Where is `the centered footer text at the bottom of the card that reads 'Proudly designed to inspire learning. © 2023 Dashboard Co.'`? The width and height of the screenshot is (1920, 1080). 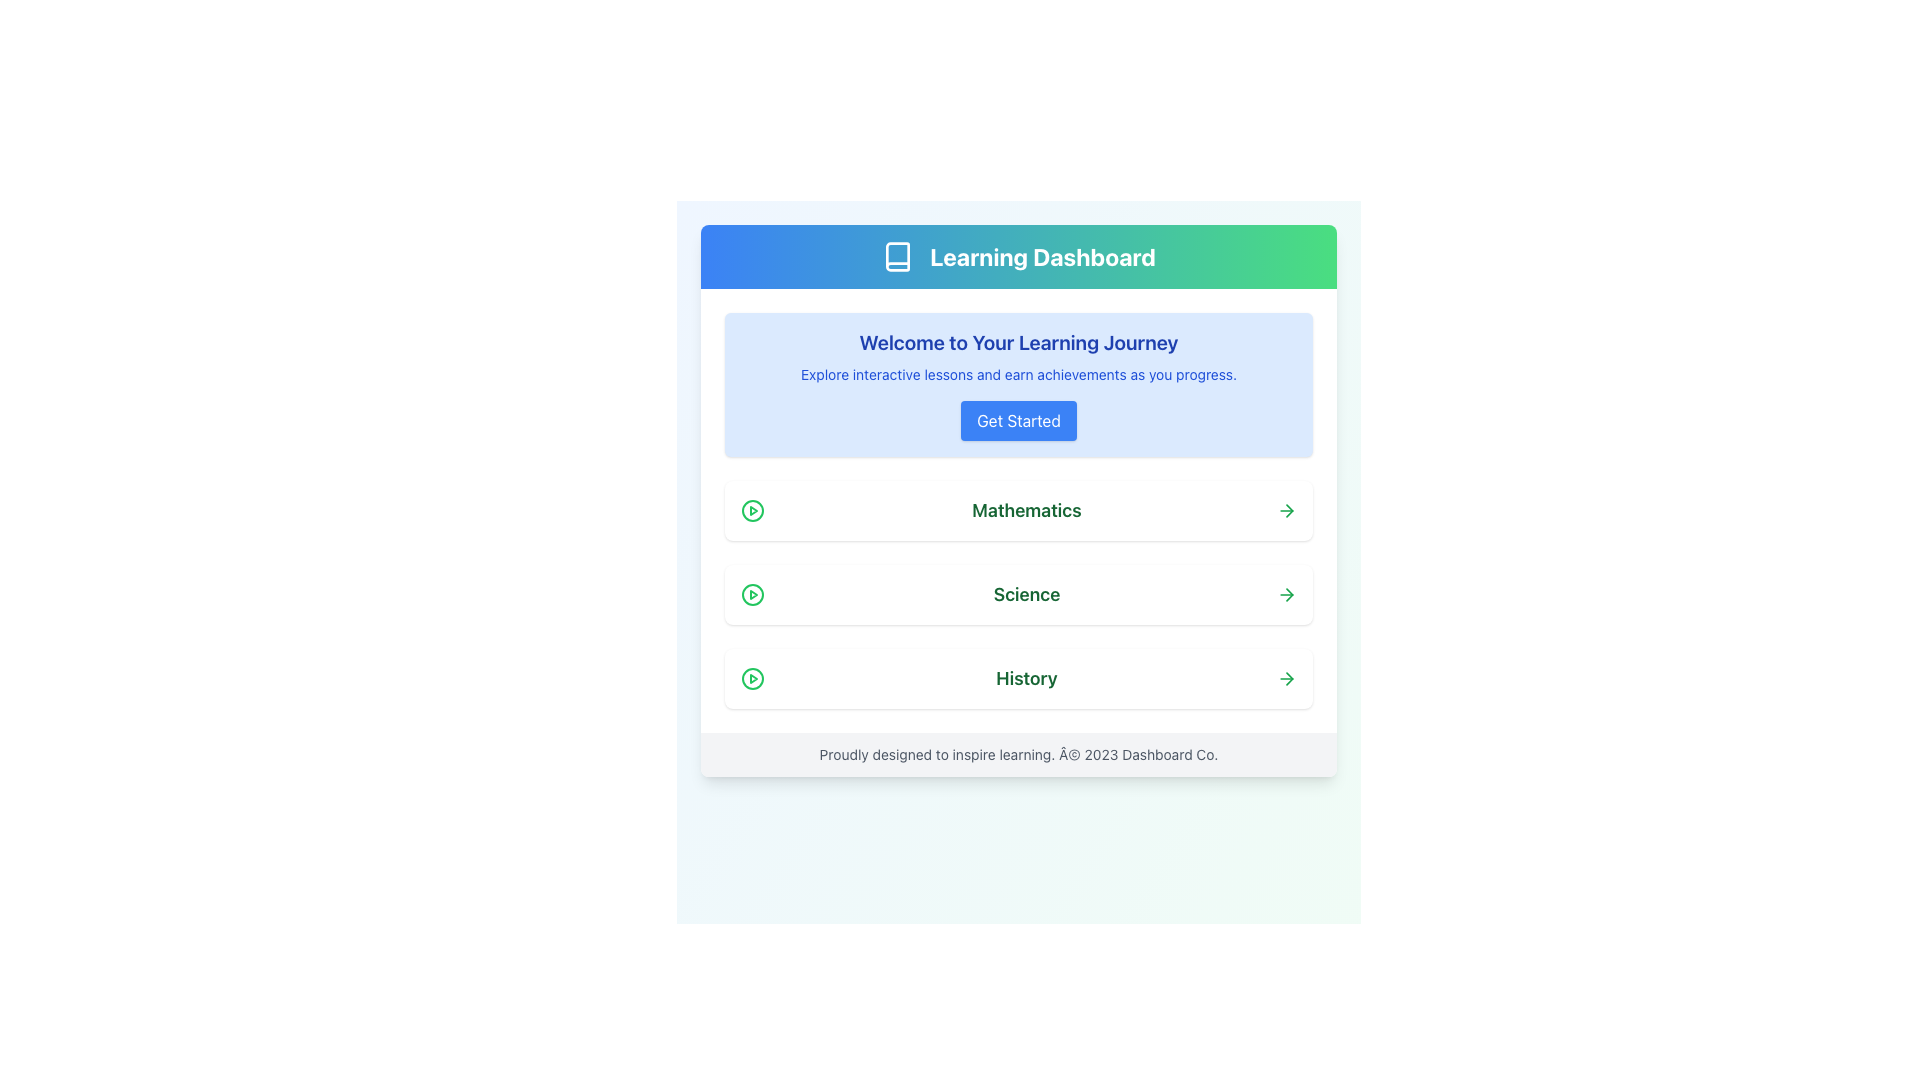
the centered footer text at the bottom of the card that reads 'Proudly designed to inspire learning. © 2023 Dashboard Co.' is located at coordinates (1018, 755).